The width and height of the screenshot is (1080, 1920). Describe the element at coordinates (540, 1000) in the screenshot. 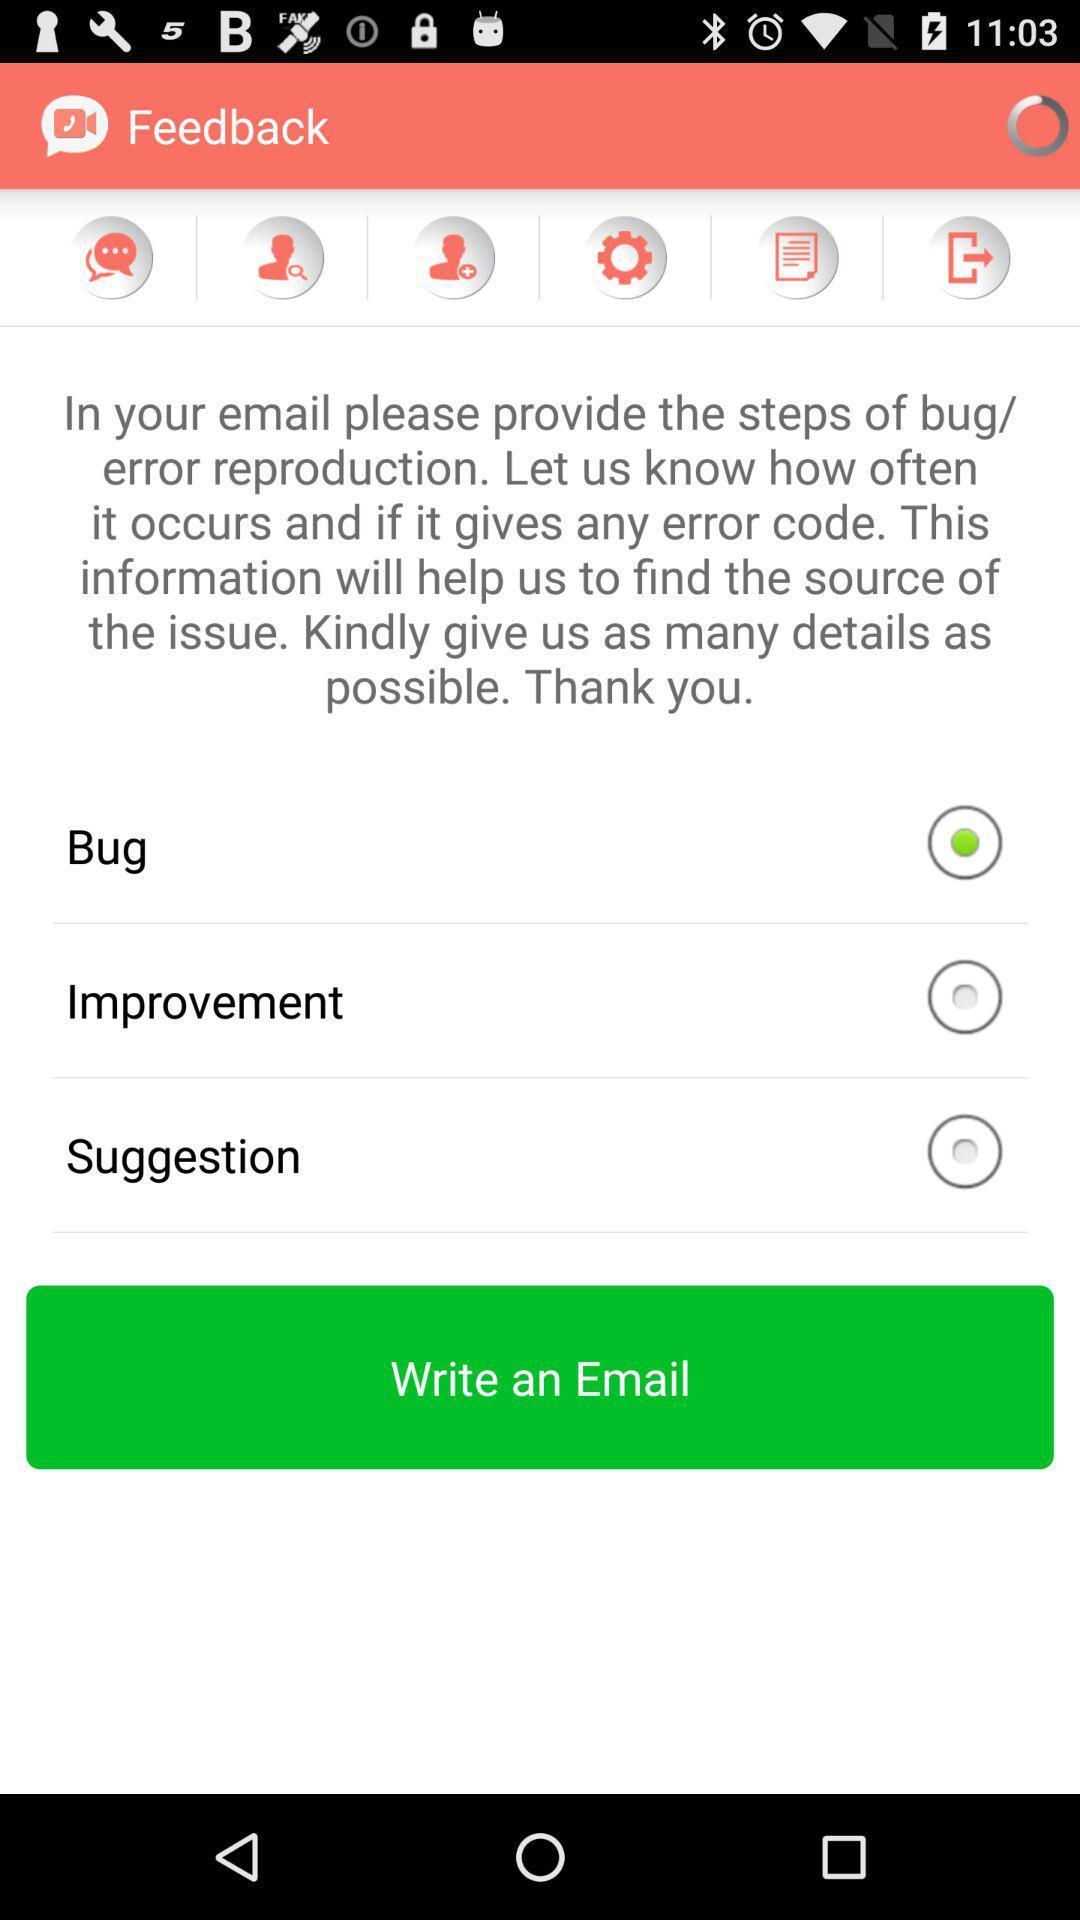

I see `radio button above the suggestion` at that location.